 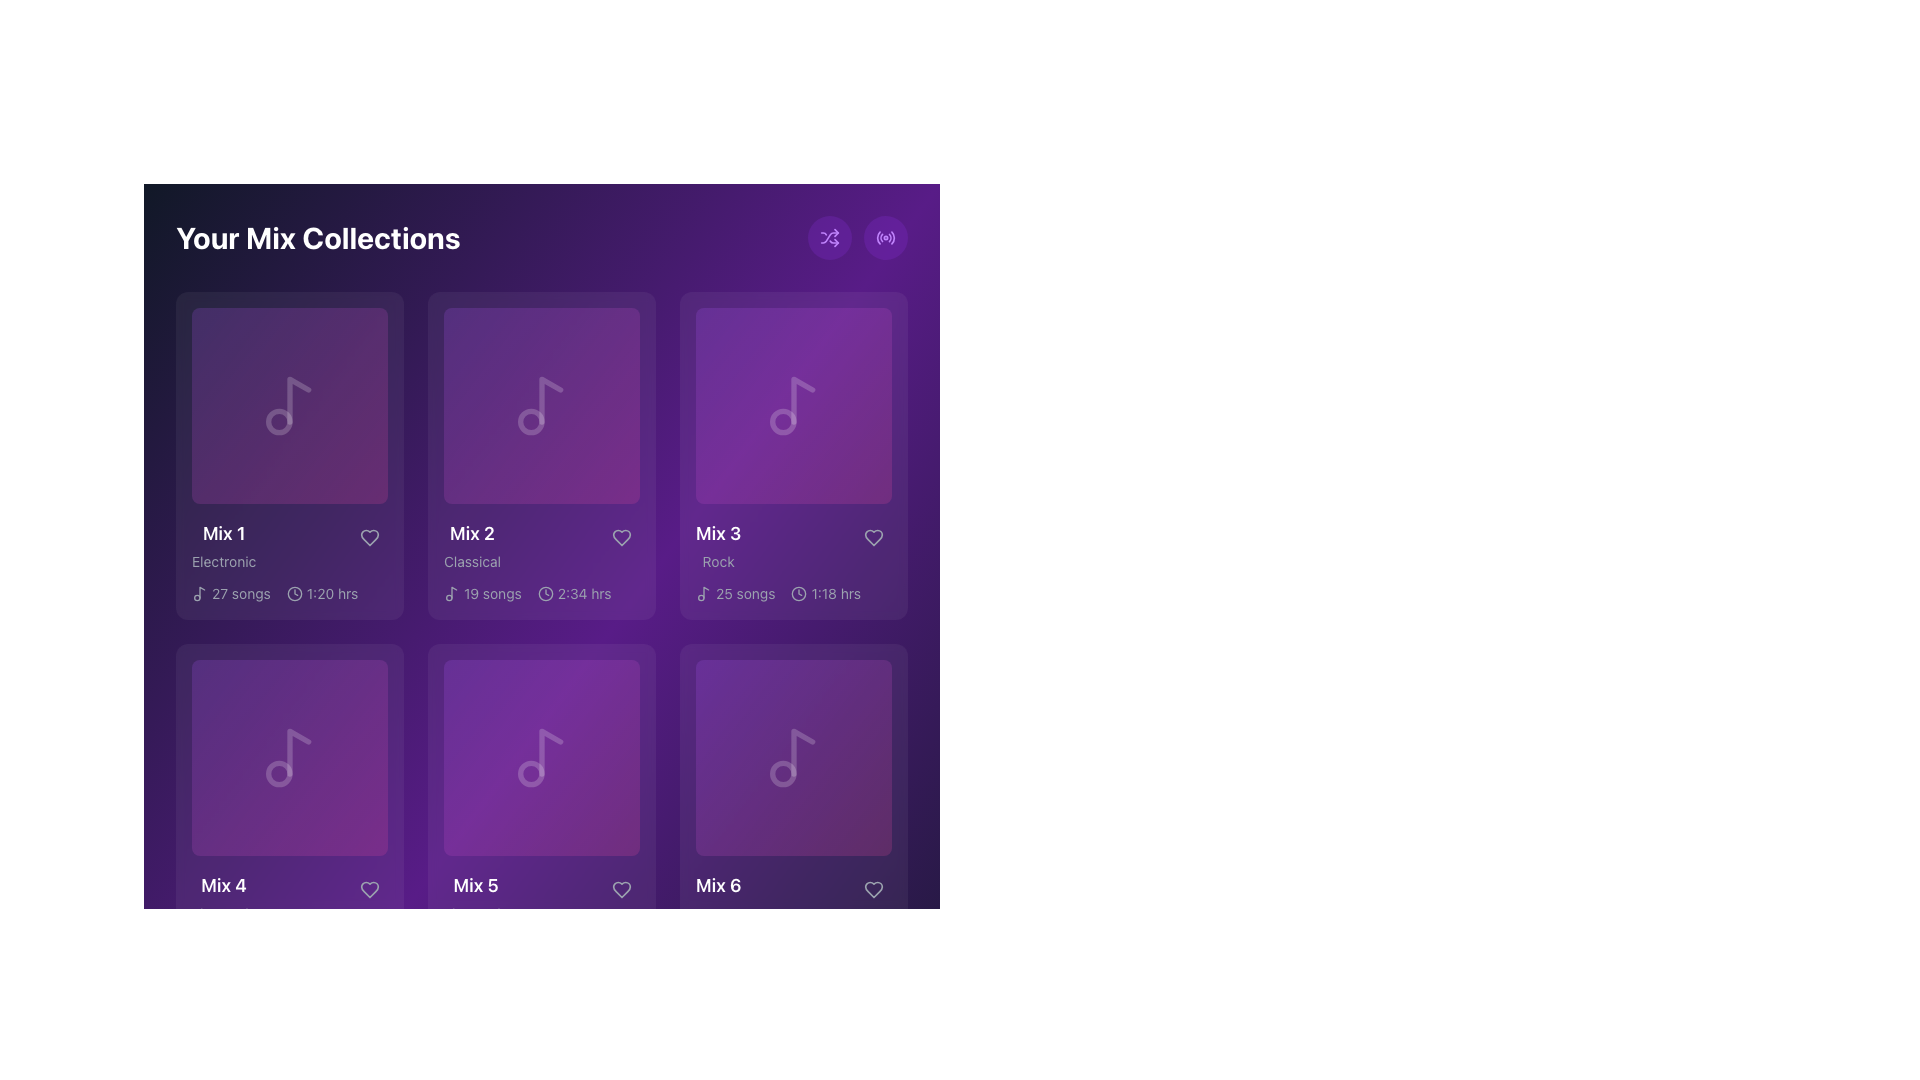 I want to click on the Label with icon that displays the number of songs in the 'Mix 3' music collection, located in the 'Your Mix Collections' section, positioned below the title and above the duration information, next to the music note icon, so click(x=734, y=593).